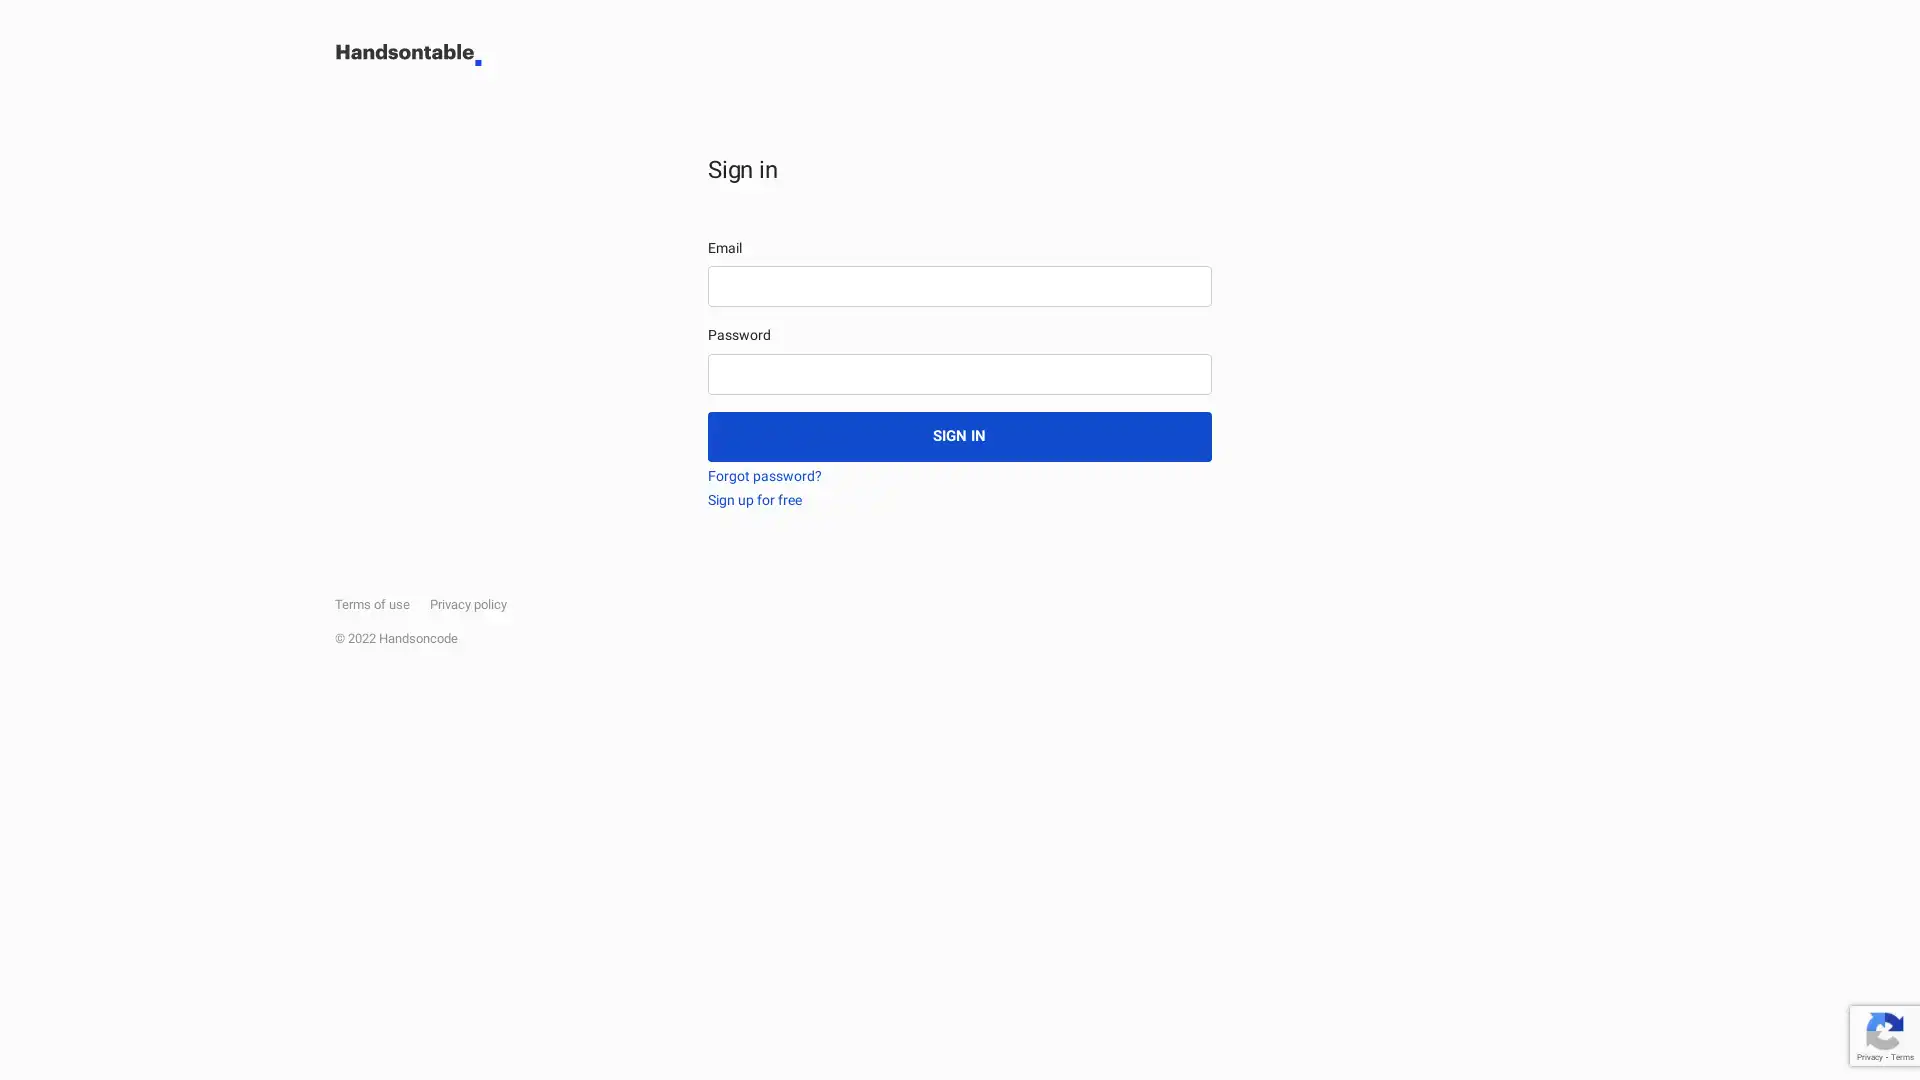 The height and width of the screenshot is (1080, 1920). What do you see at coordinates (958, 434) in the screenshot?
I see `SIGN IN` at bounding box center [958, 434].